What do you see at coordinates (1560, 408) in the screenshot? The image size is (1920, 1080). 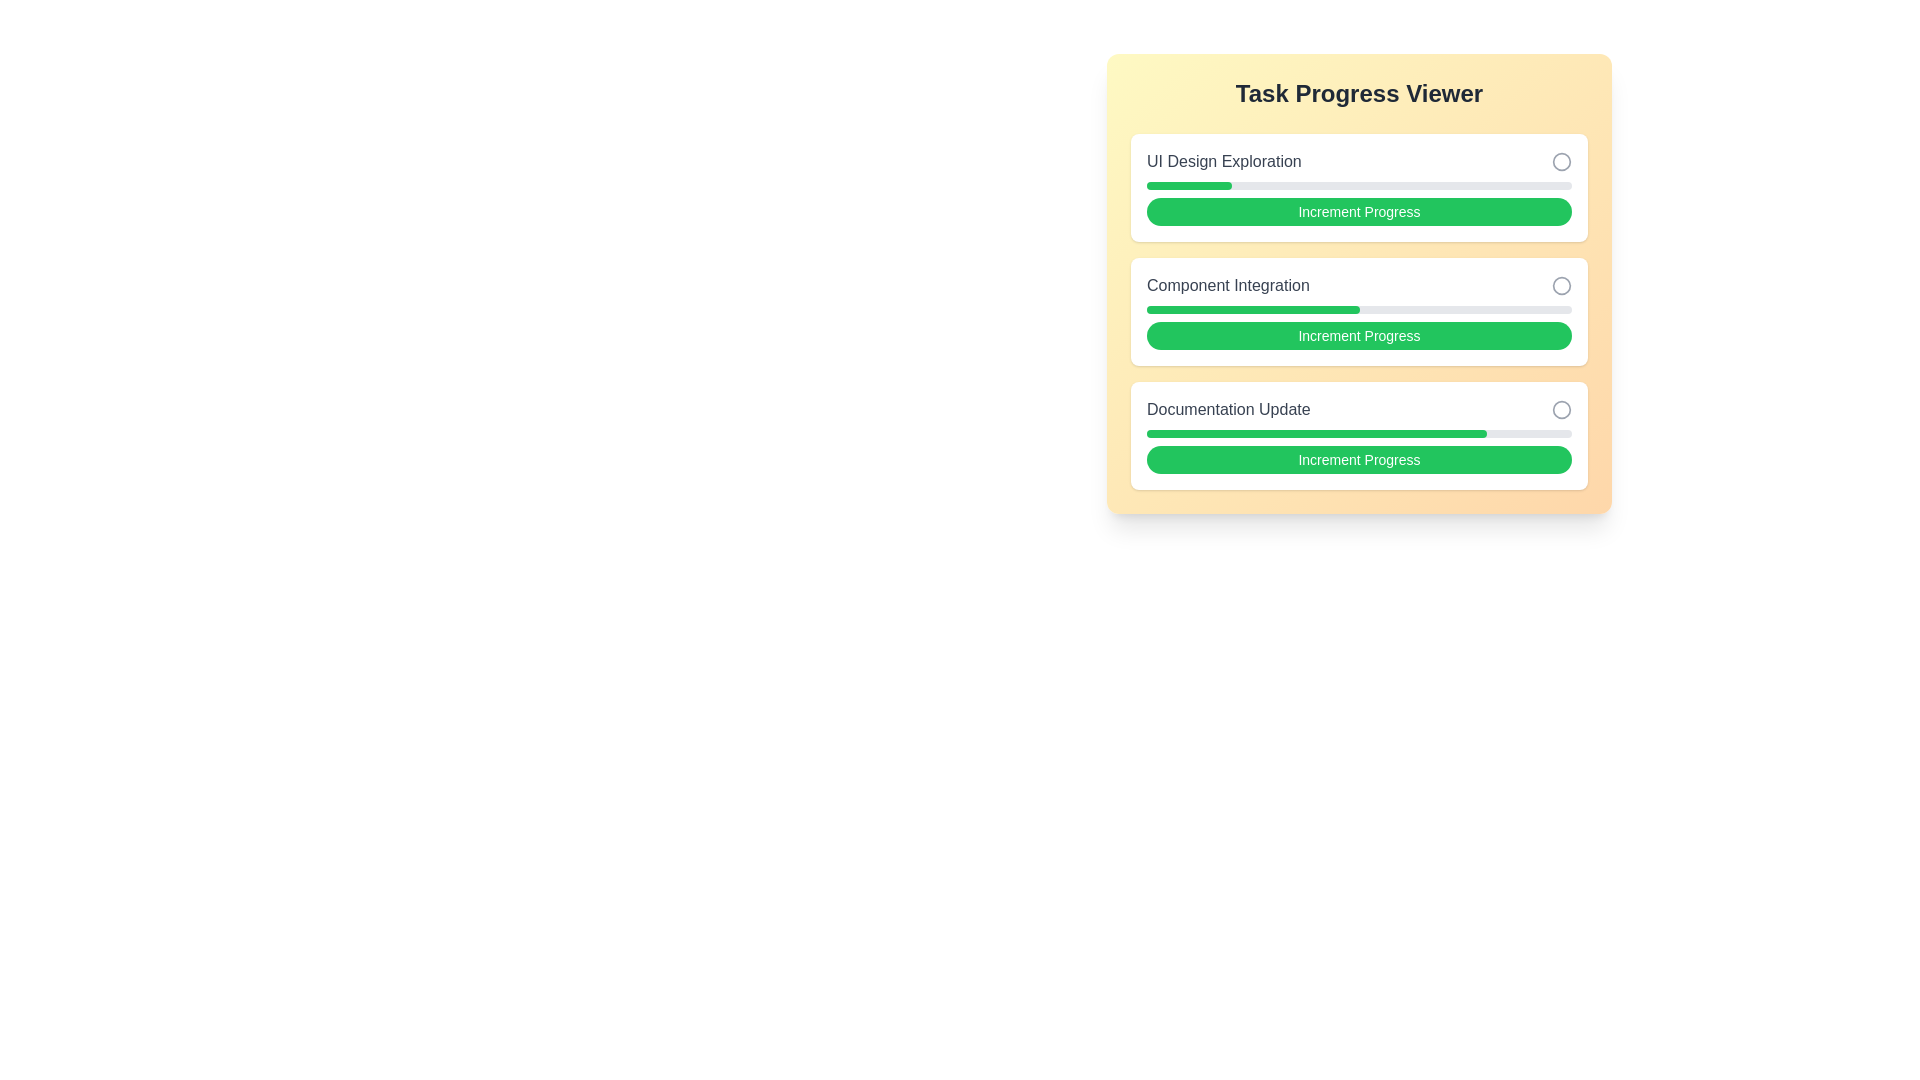 I see `the status indicator icon located at the extreme right edge of the 'Documentation Update' section to interact with it` at bounding box center [1560, 408].